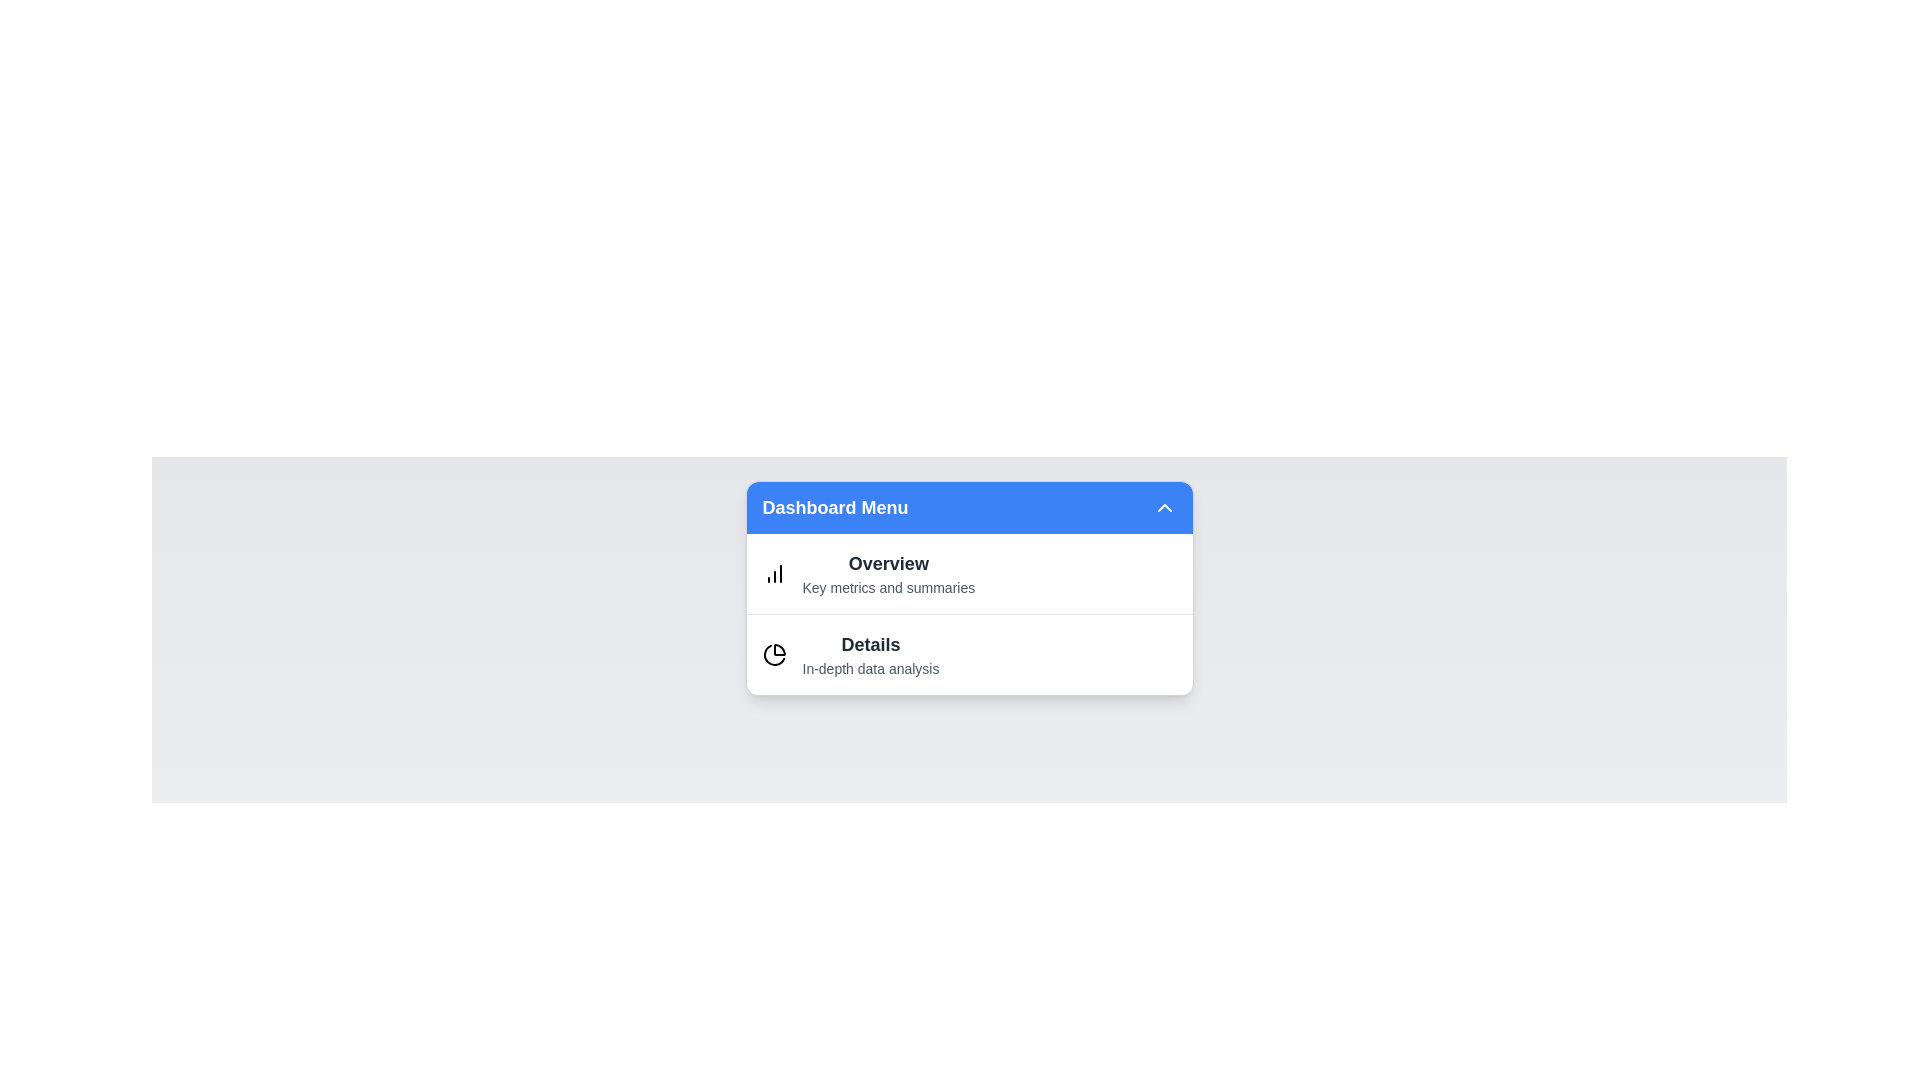  I want to click on the 'Overview' section to focus on its details, so click(887, 563).